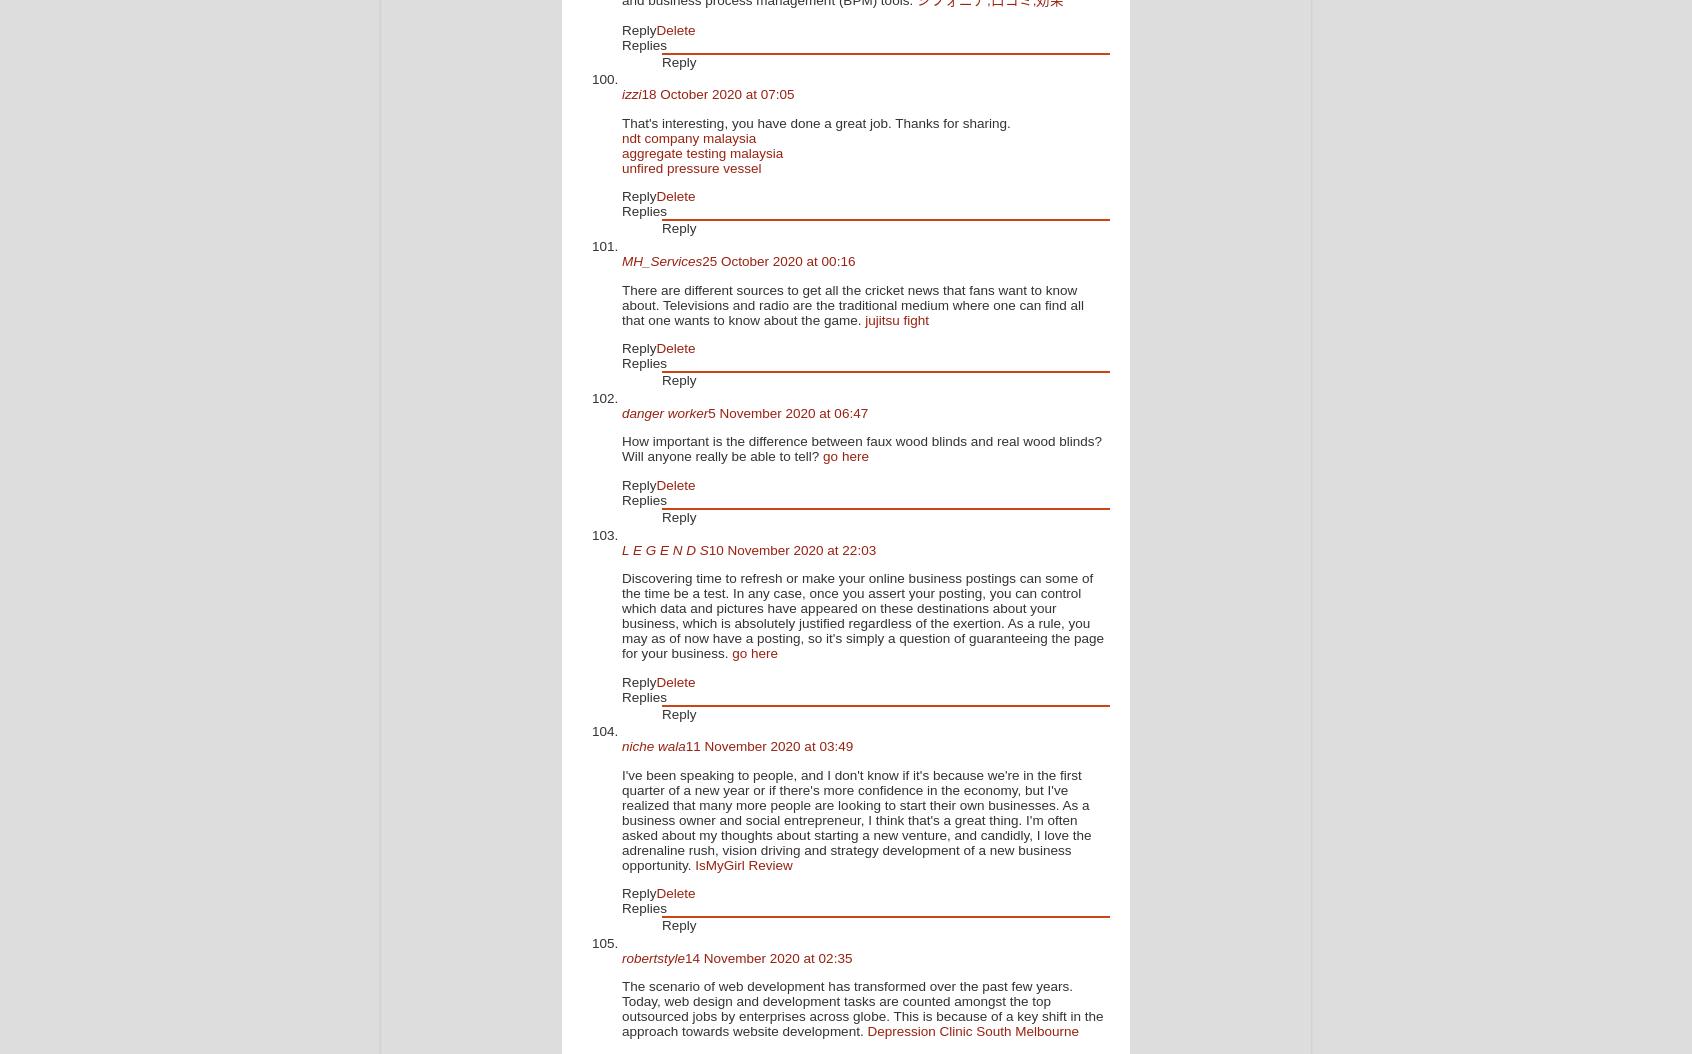  Describe the element at coordinates (855, 818) in the screenshot. I see `'I've been speaking to people, and I don't know if it's because we're in the first quarter of a new year or if there's more confidence in the economy, but I've realized that many more people are looking to start their own businesses. As a business owner and social entrepreneur, I think that's a great thing. I'm often asked about my thoughts about starting a new venture, and candidly, I love the adrenaline rush, vision driving and strategy development of a new business opportunity.'` at that location.